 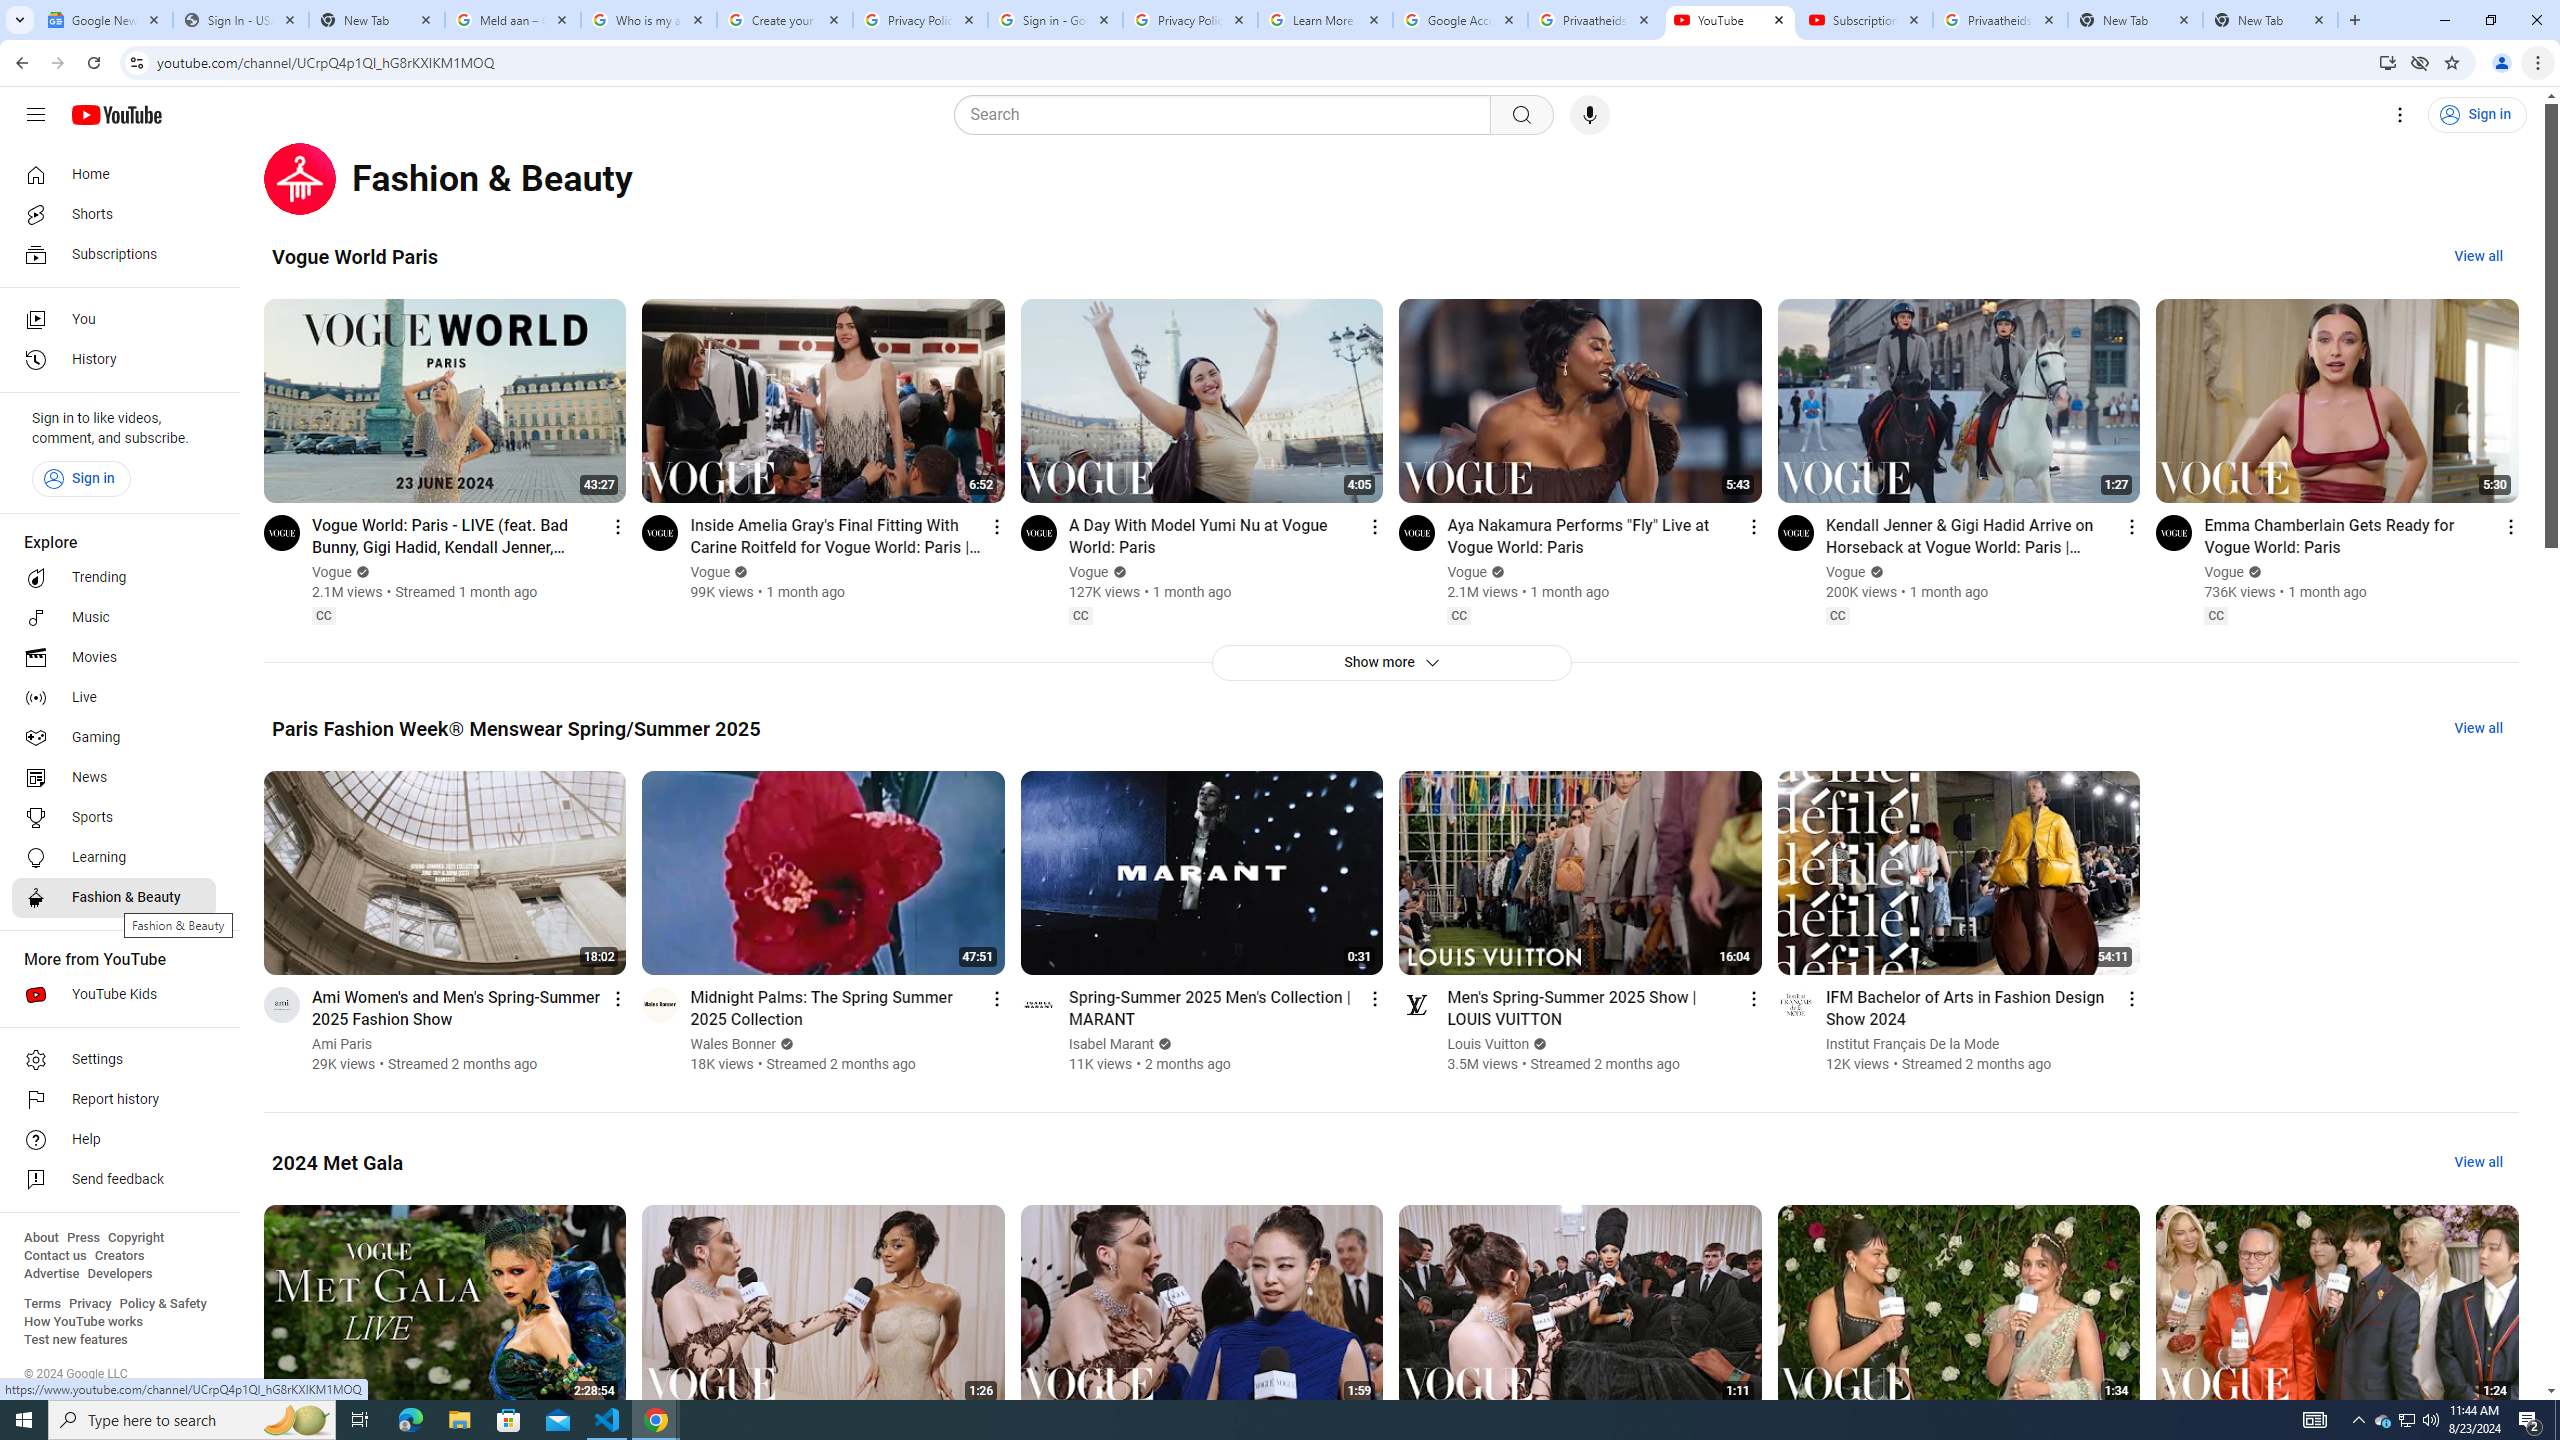 What do you see at coordinates (103, 19) in the screenshot?
I see `'Google News'` at bounding box center [103, 19].